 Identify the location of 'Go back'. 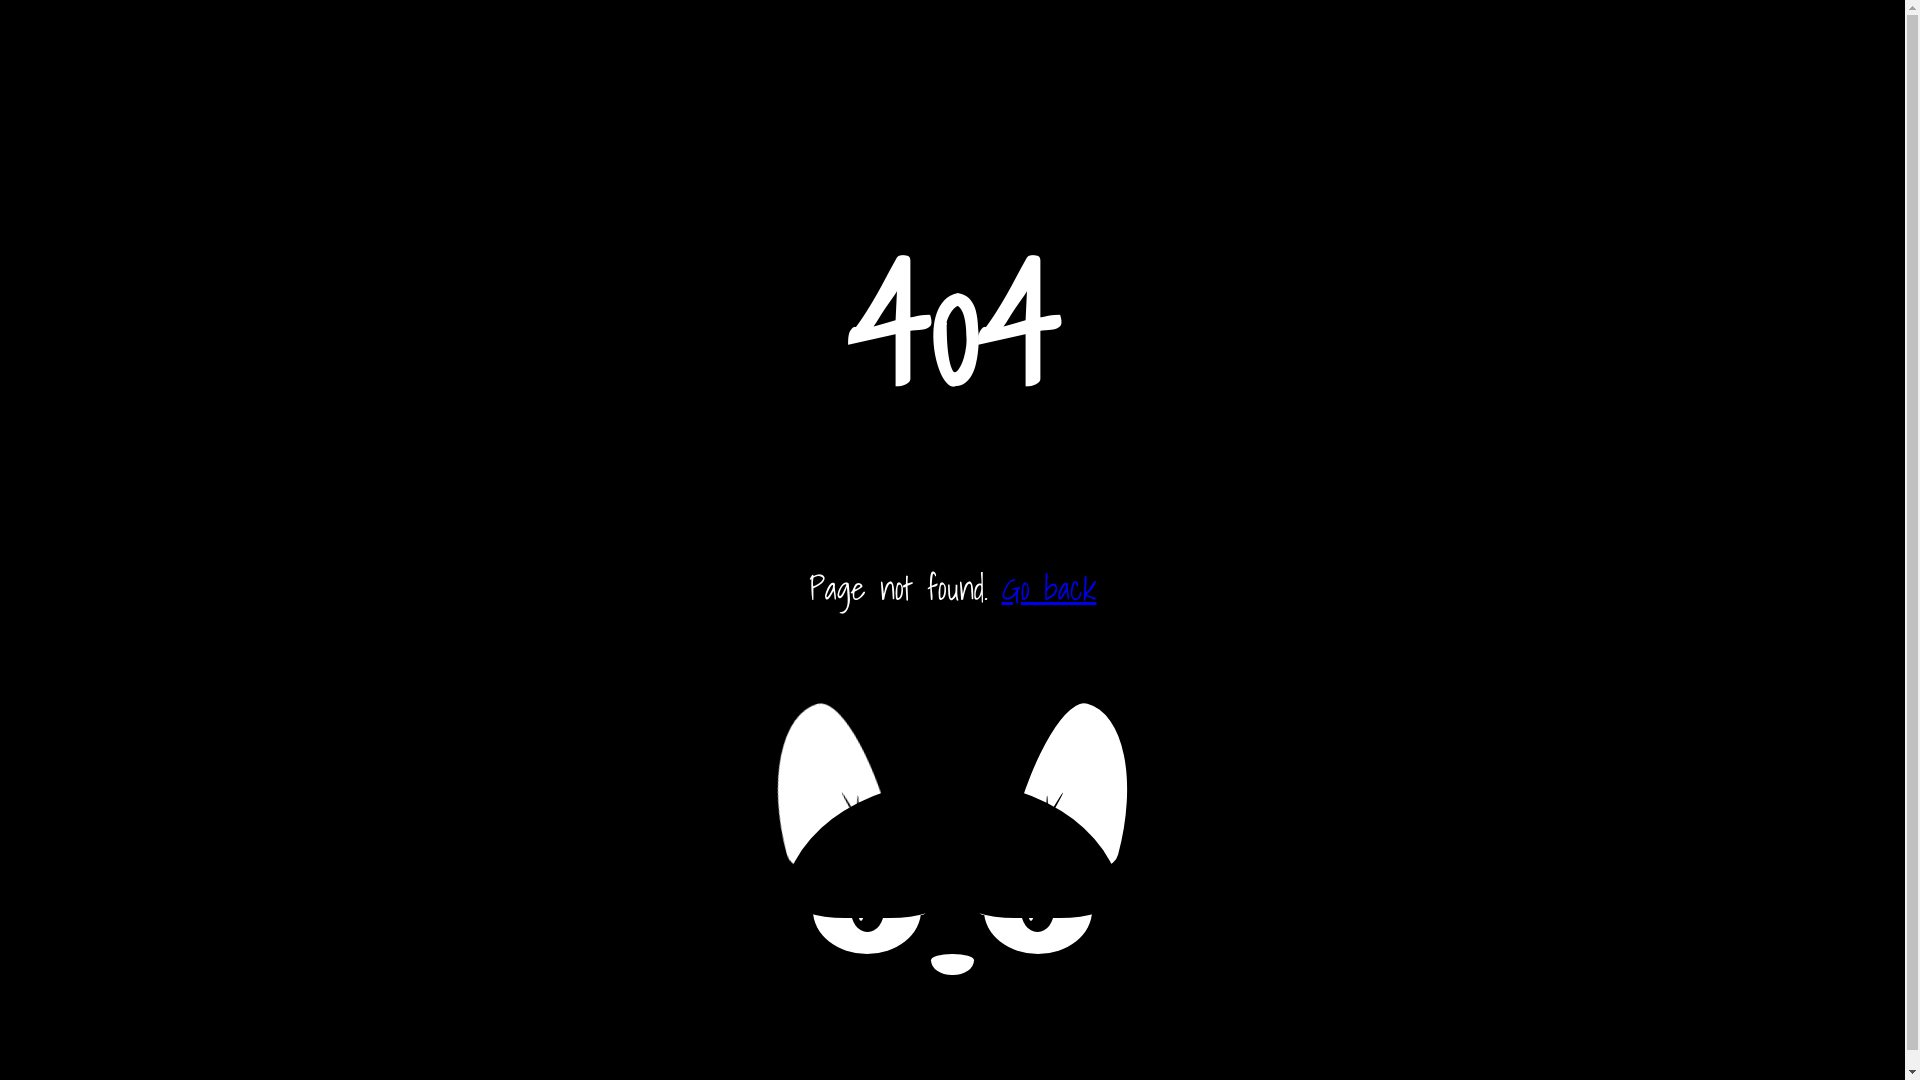
(1048, 586).